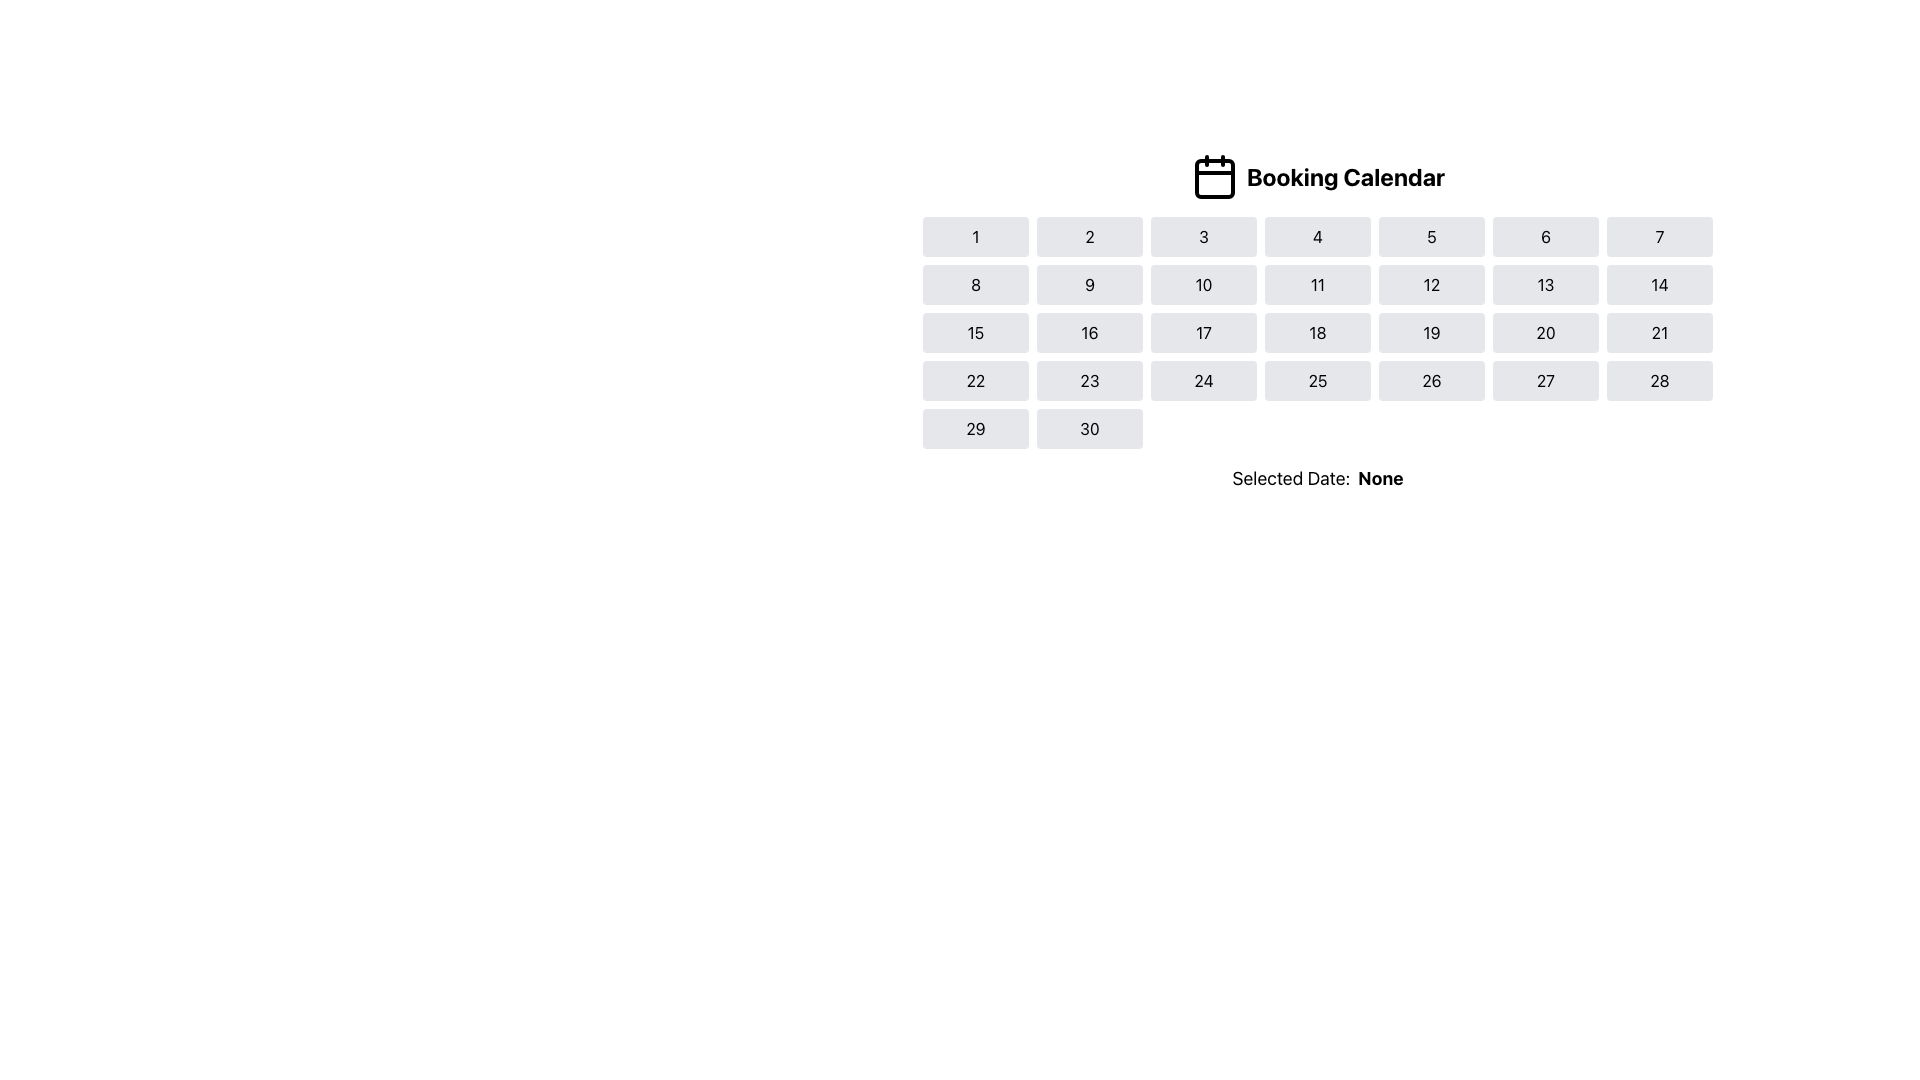 This screenshot has height=1080, width=1920. I want to click on the calendar icon, which is characterized by its rectangular base and spiral bindings, located next to the bold text 'Booking Calendar', so click(1213, 176).